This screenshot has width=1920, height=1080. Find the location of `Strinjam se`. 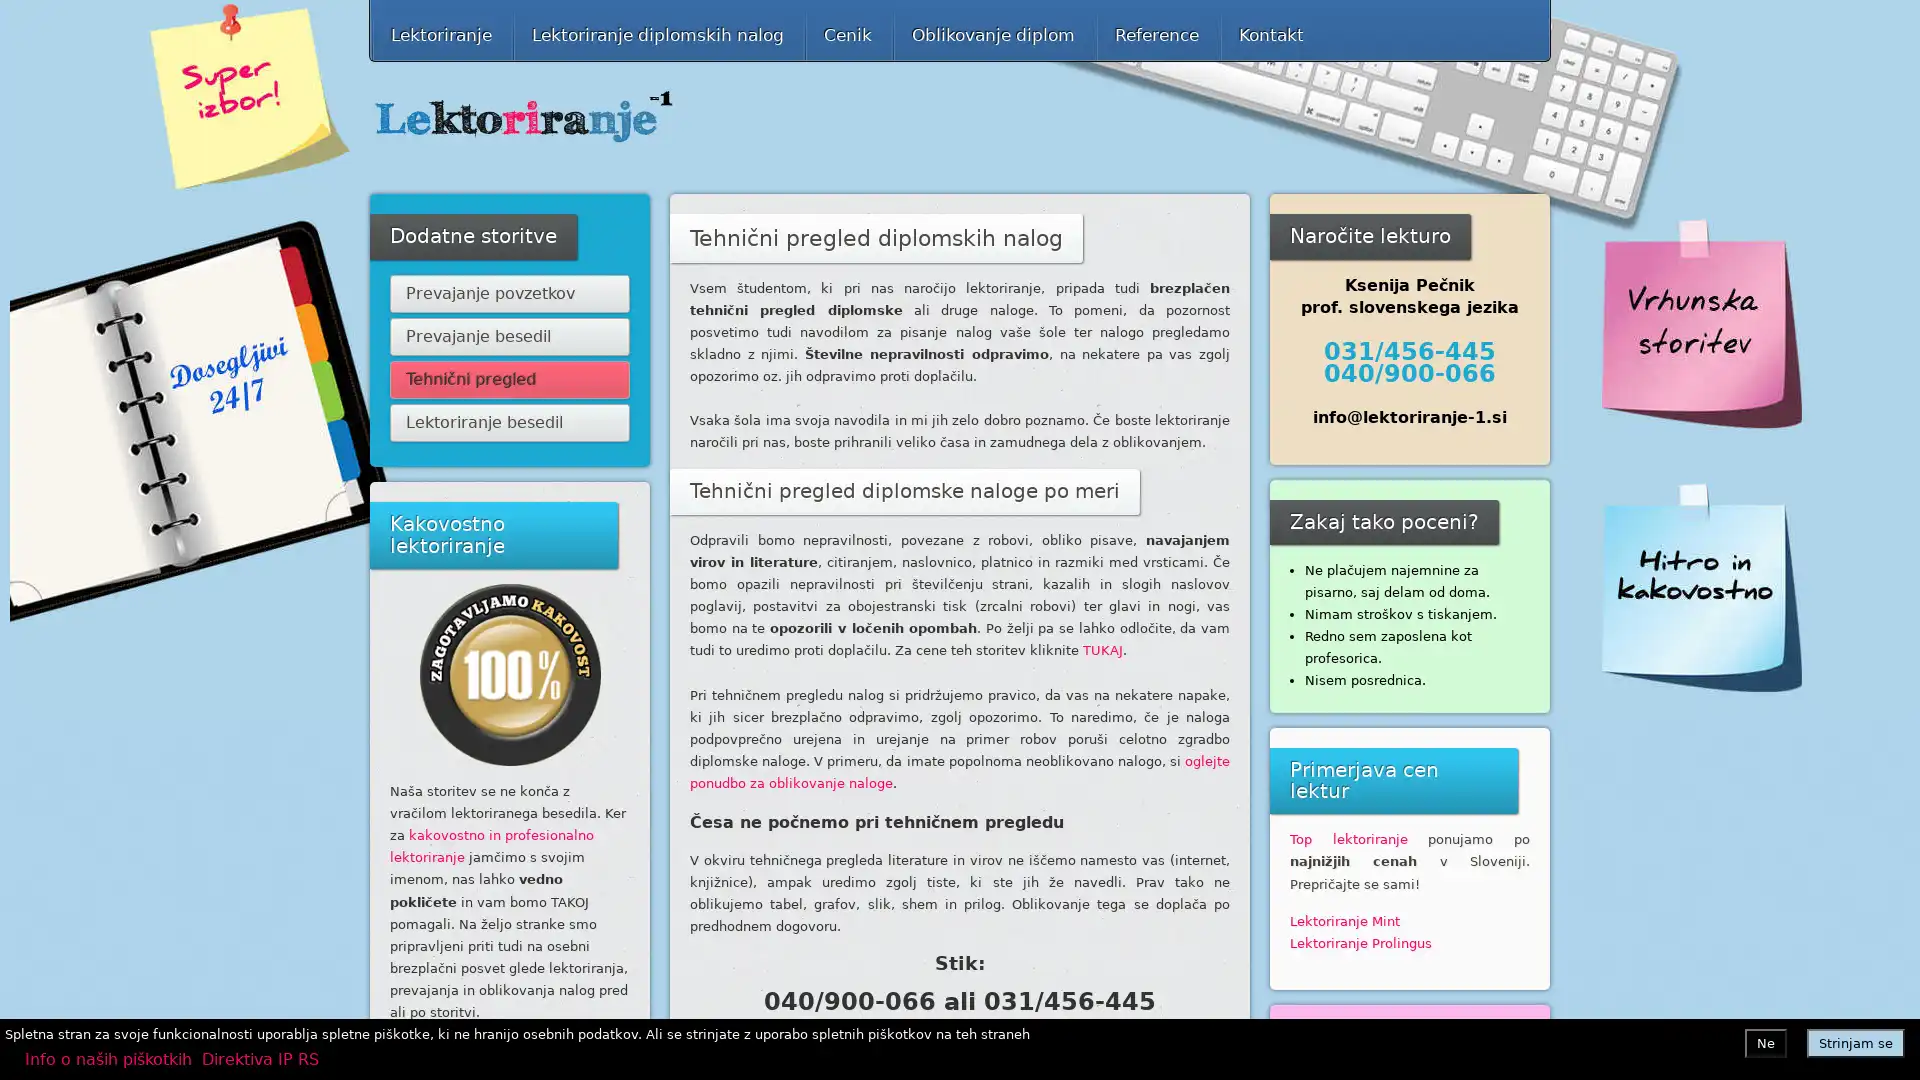

Strinjam se is located at coordinates (1855, 1041).